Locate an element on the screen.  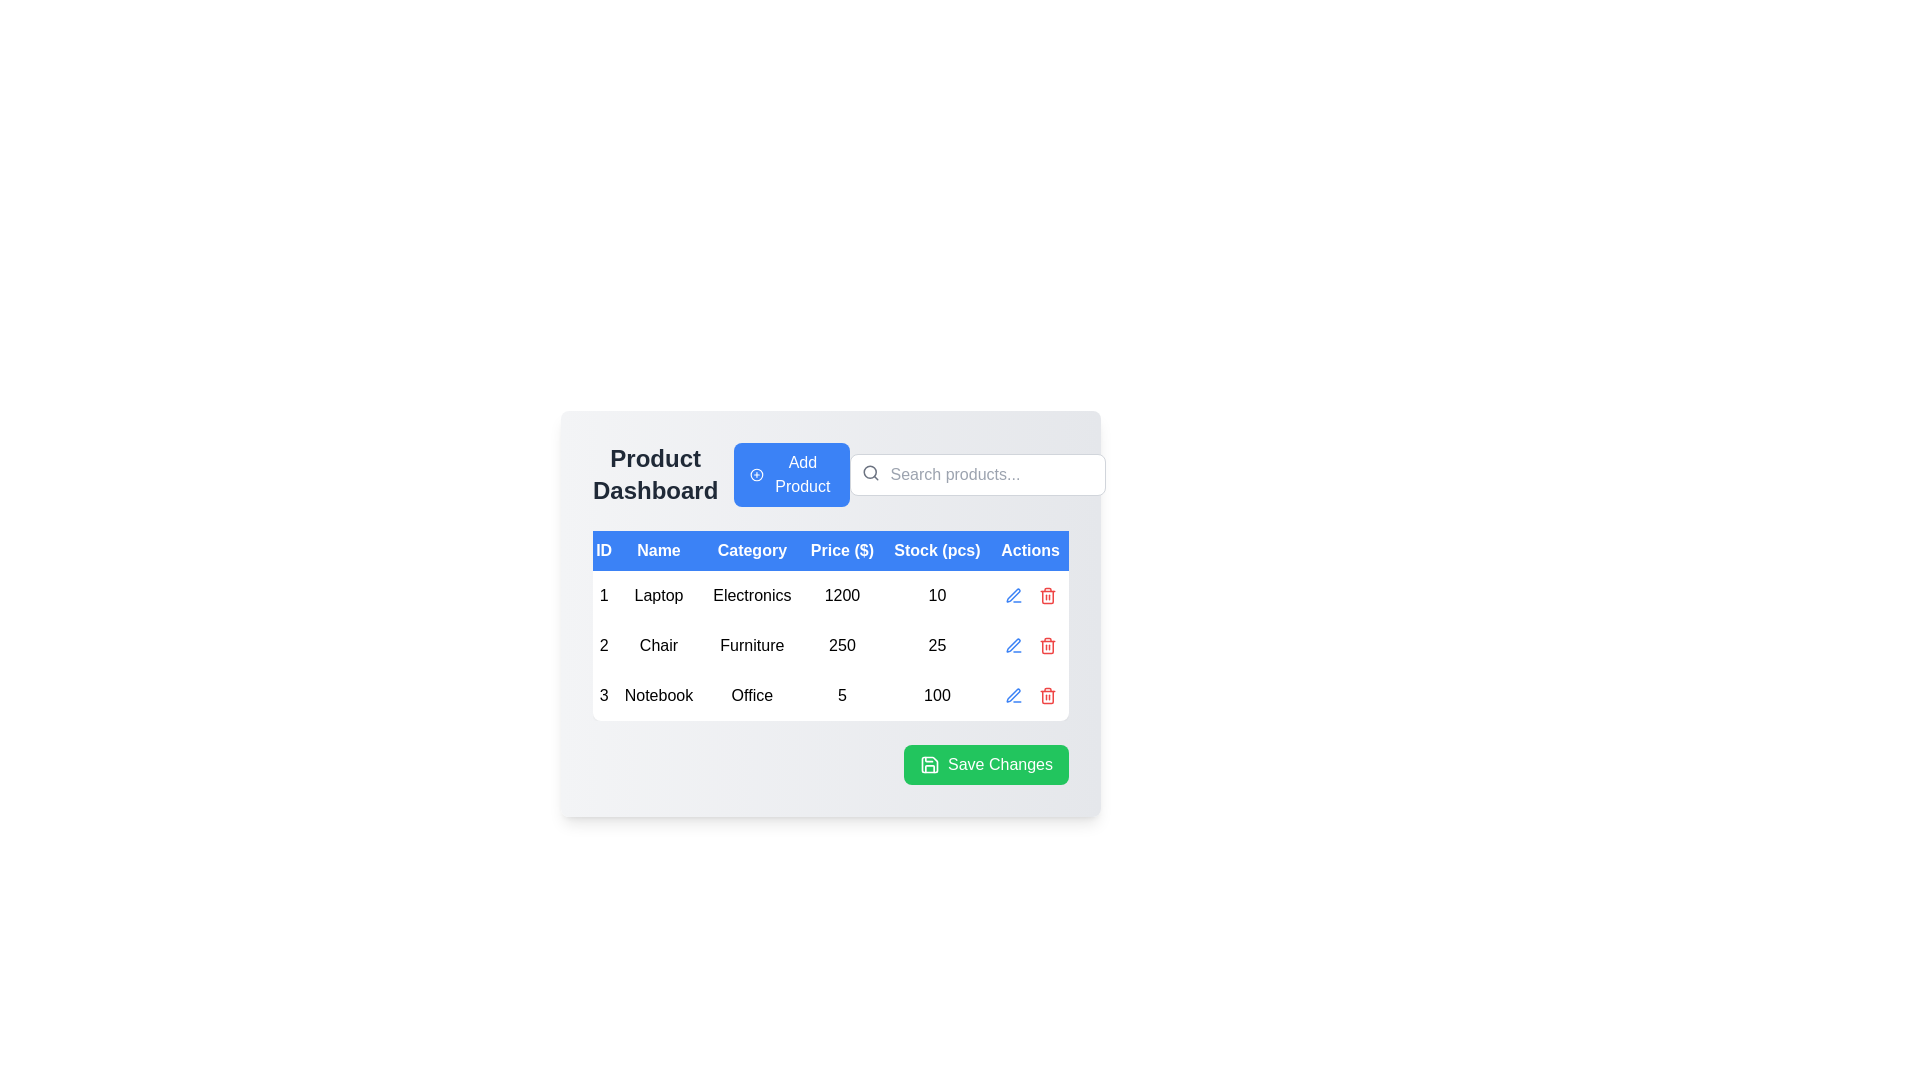
the SVG circle component that represents an 'Add Product' icon, located in the header section of the interface is located at coordinates (756, 474).